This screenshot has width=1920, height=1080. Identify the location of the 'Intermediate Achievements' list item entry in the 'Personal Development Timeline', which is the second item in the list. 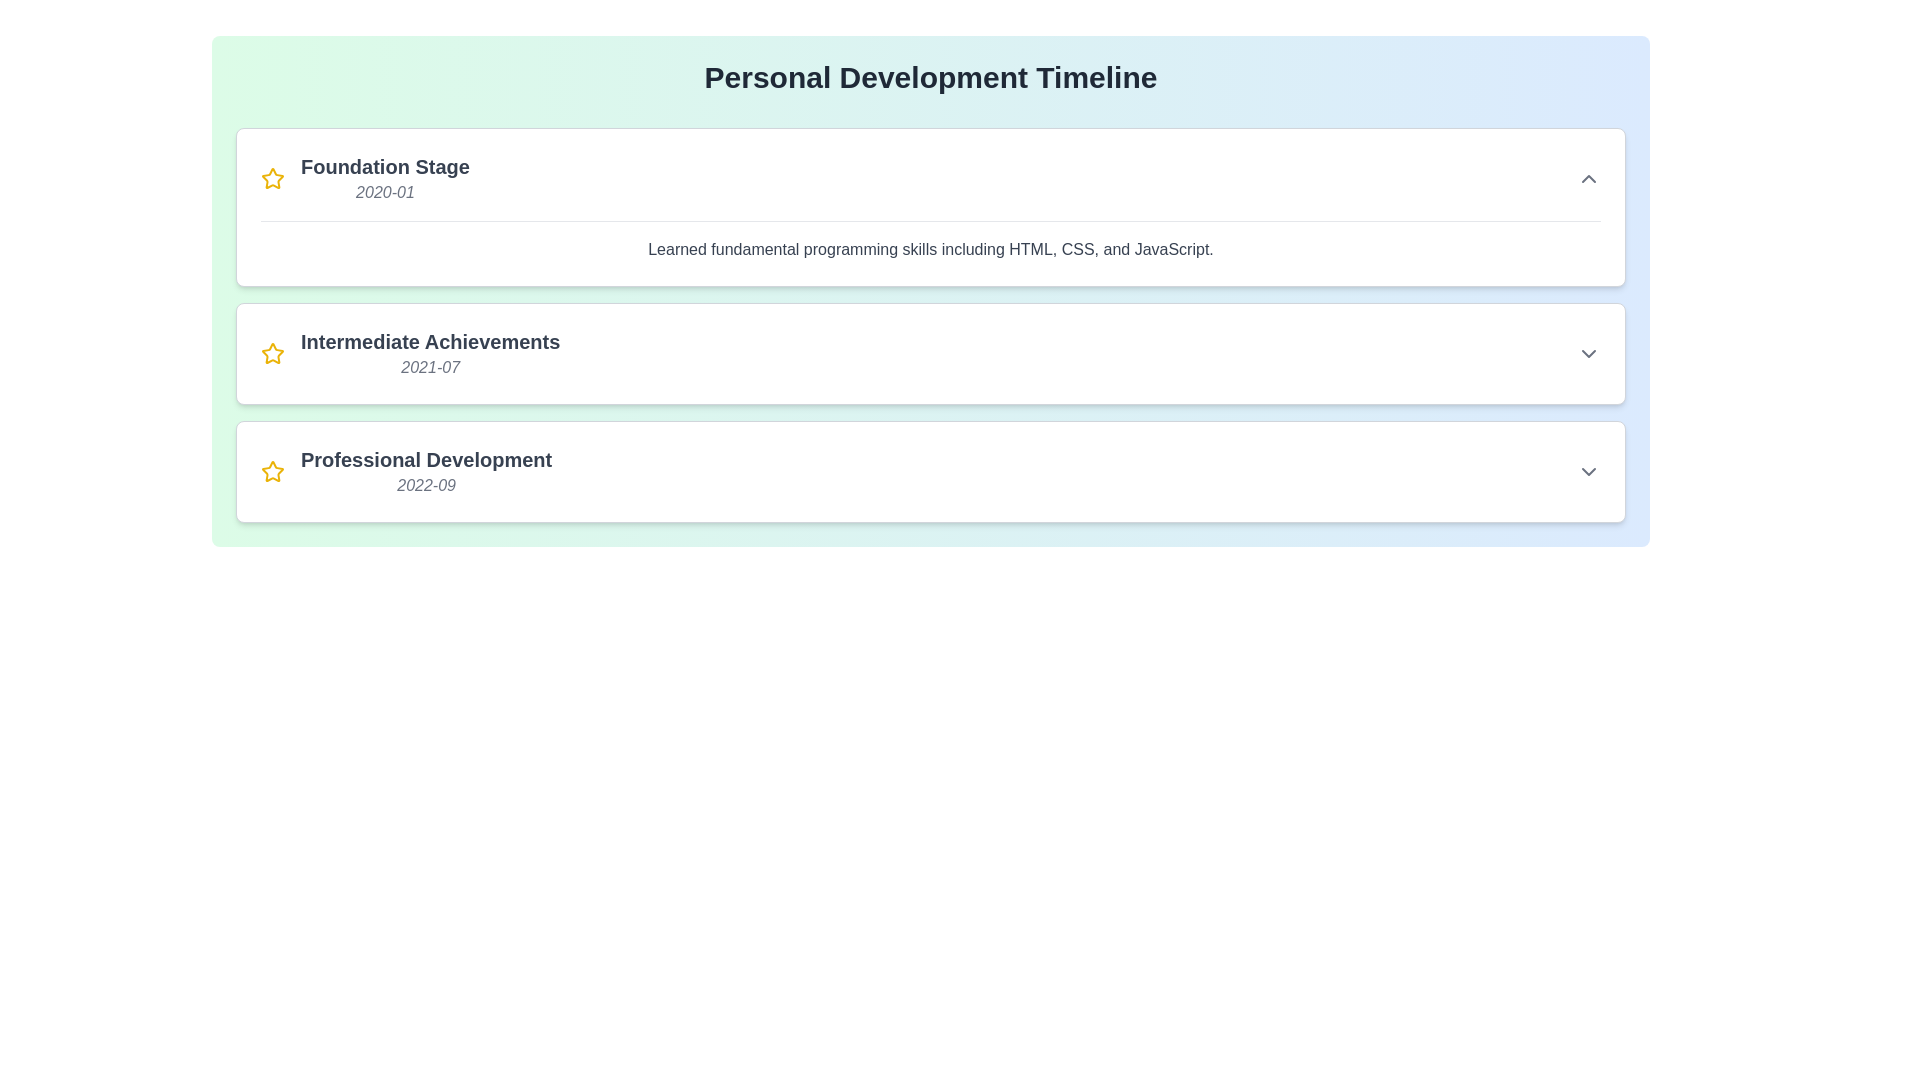
(409, 353).